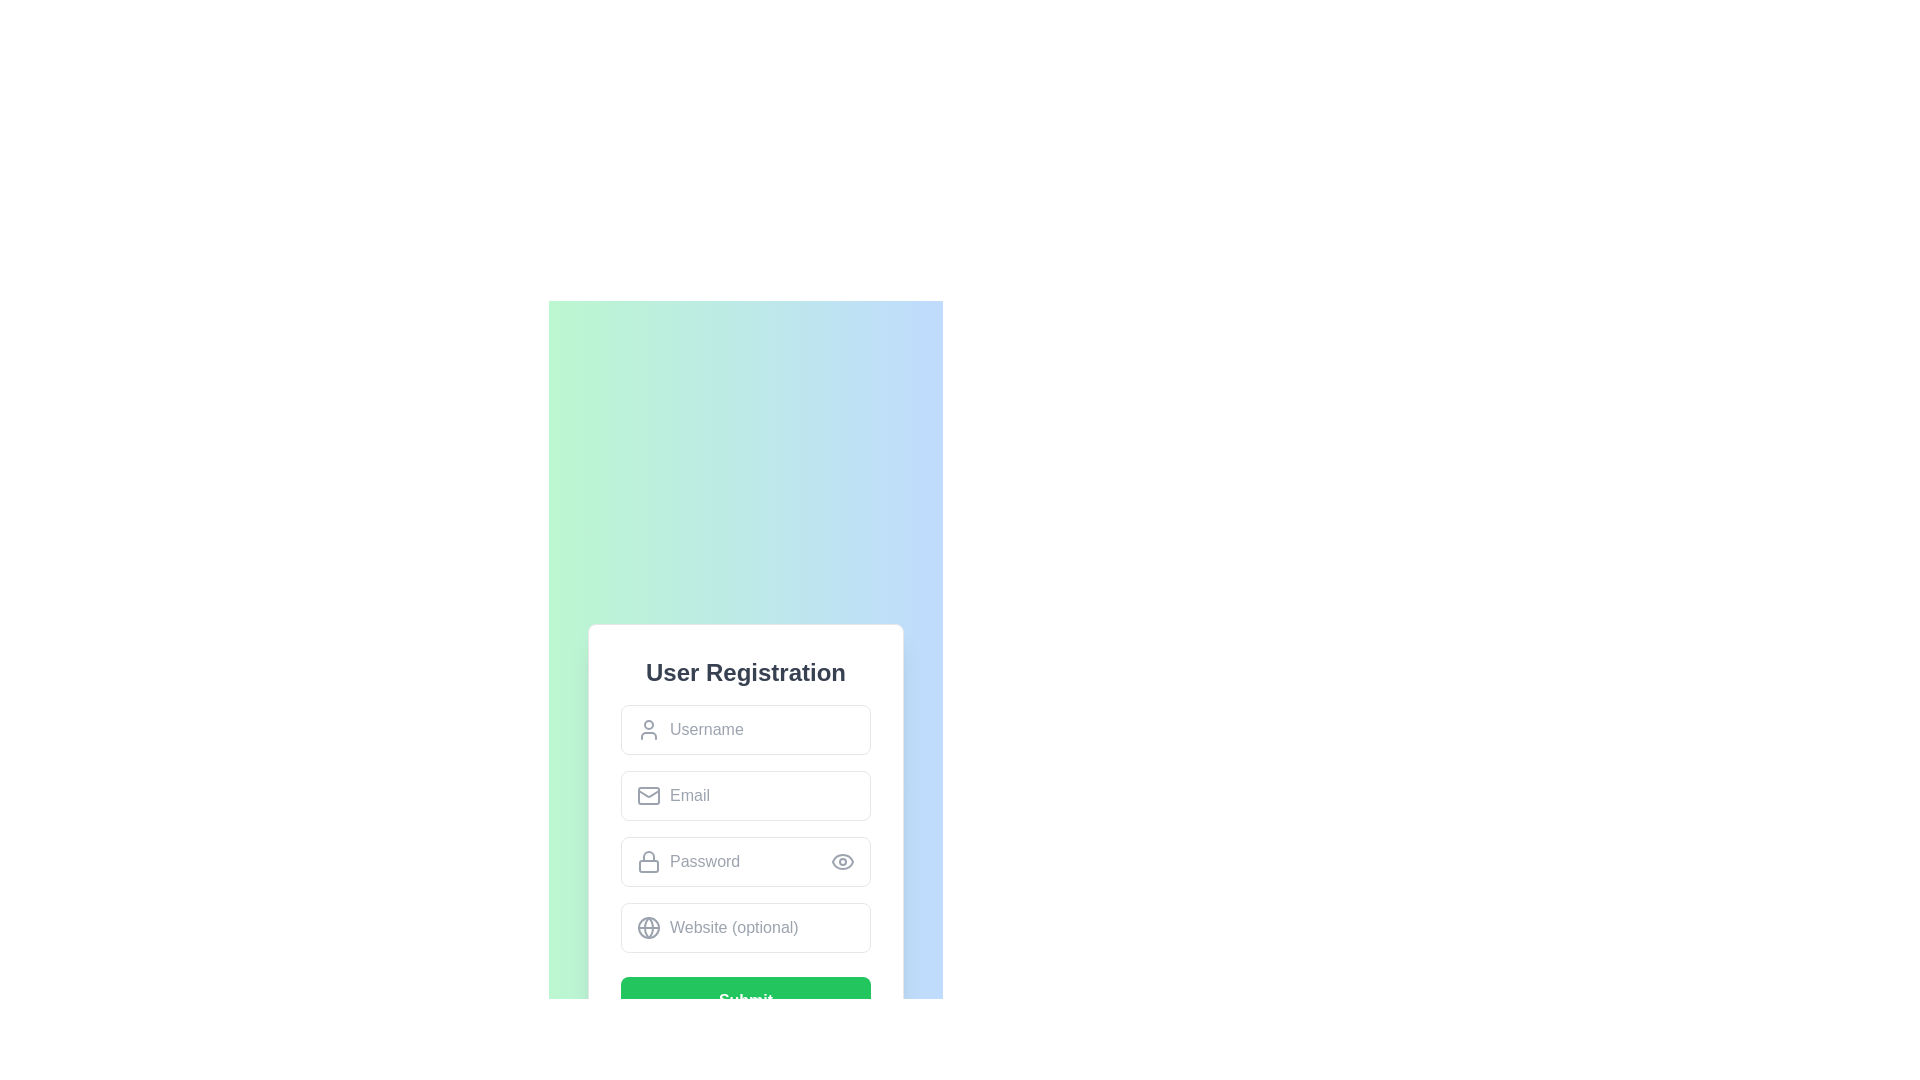 The height and width of the screenshot is (1080, 1920). What do you see at coordinates (648, 860) in the screenshot?
I see `the visual cue provided by the padlock icon, which indicates the purpose of the password input field` at bounding box center [648, 860].